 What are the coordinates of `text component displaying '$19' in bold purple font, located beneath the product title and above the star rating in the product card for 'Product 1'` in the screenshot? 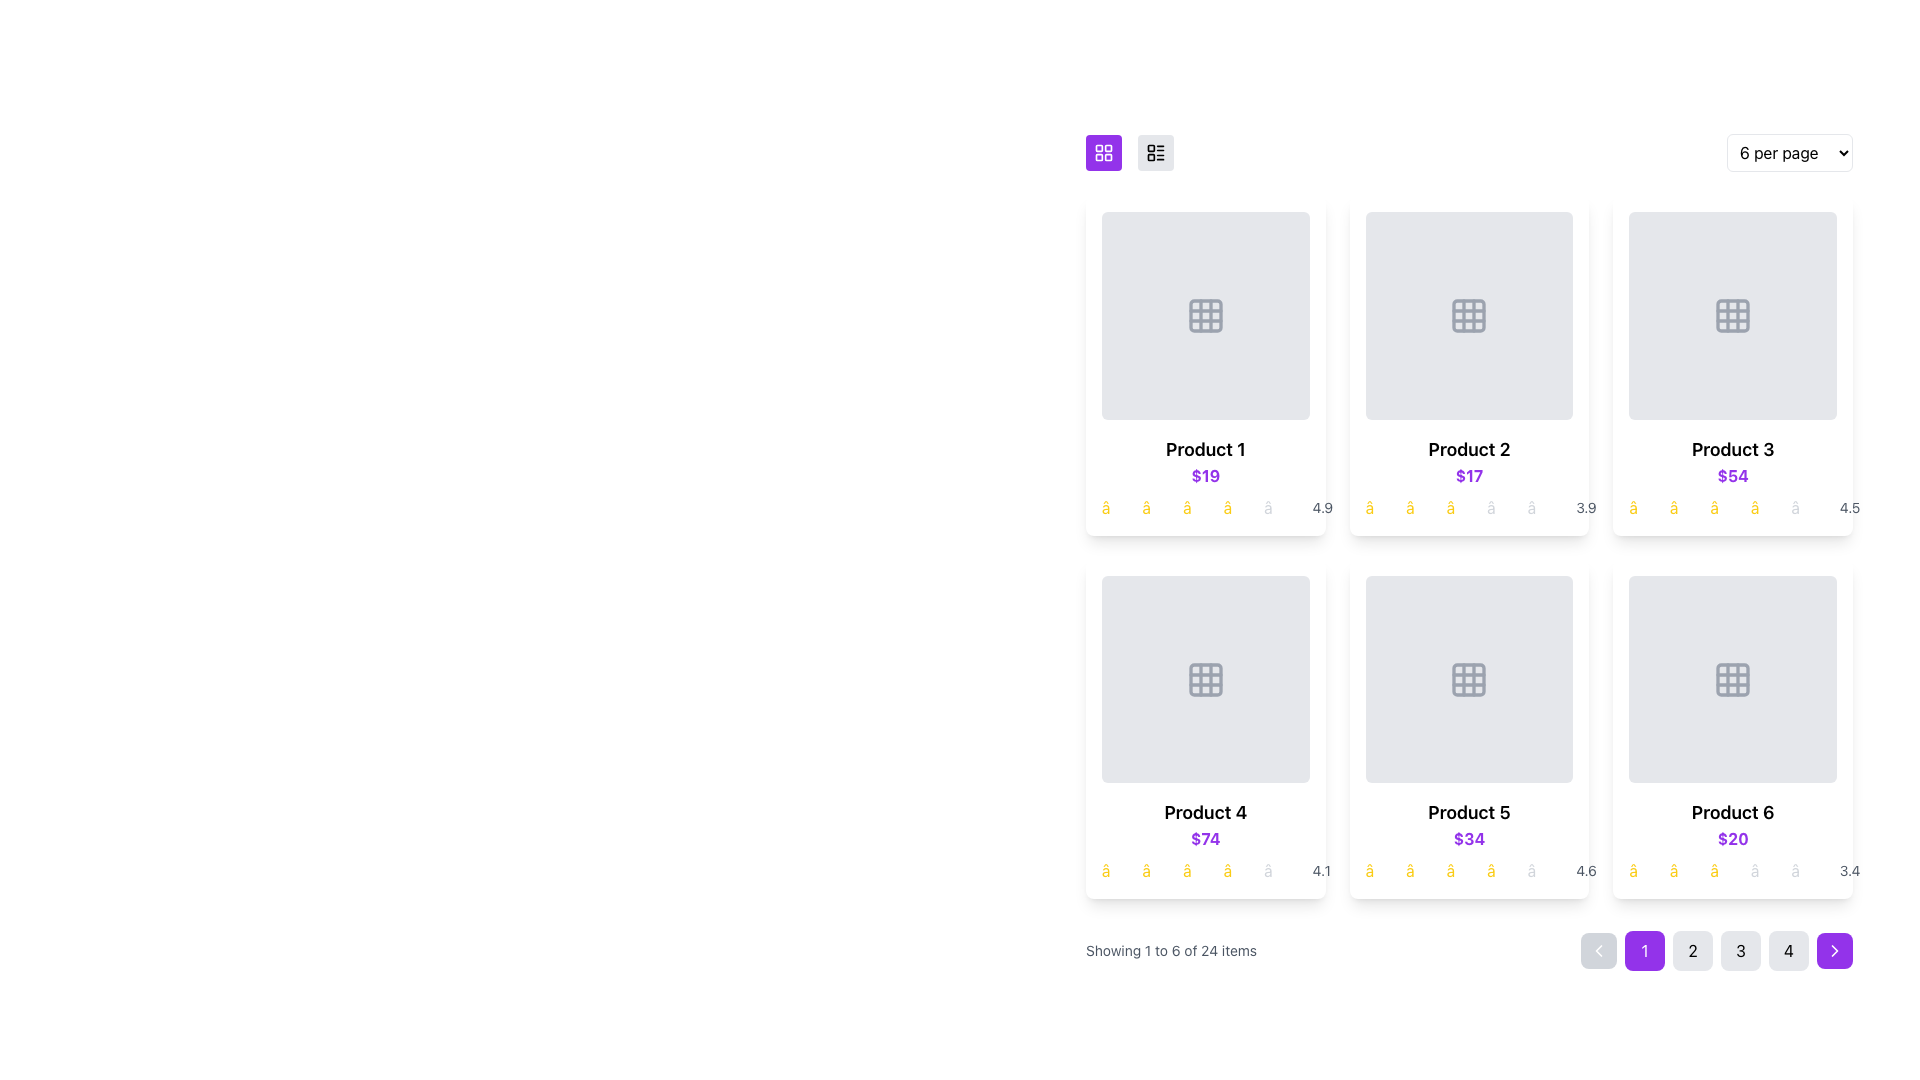 It's located at (1204, 475).